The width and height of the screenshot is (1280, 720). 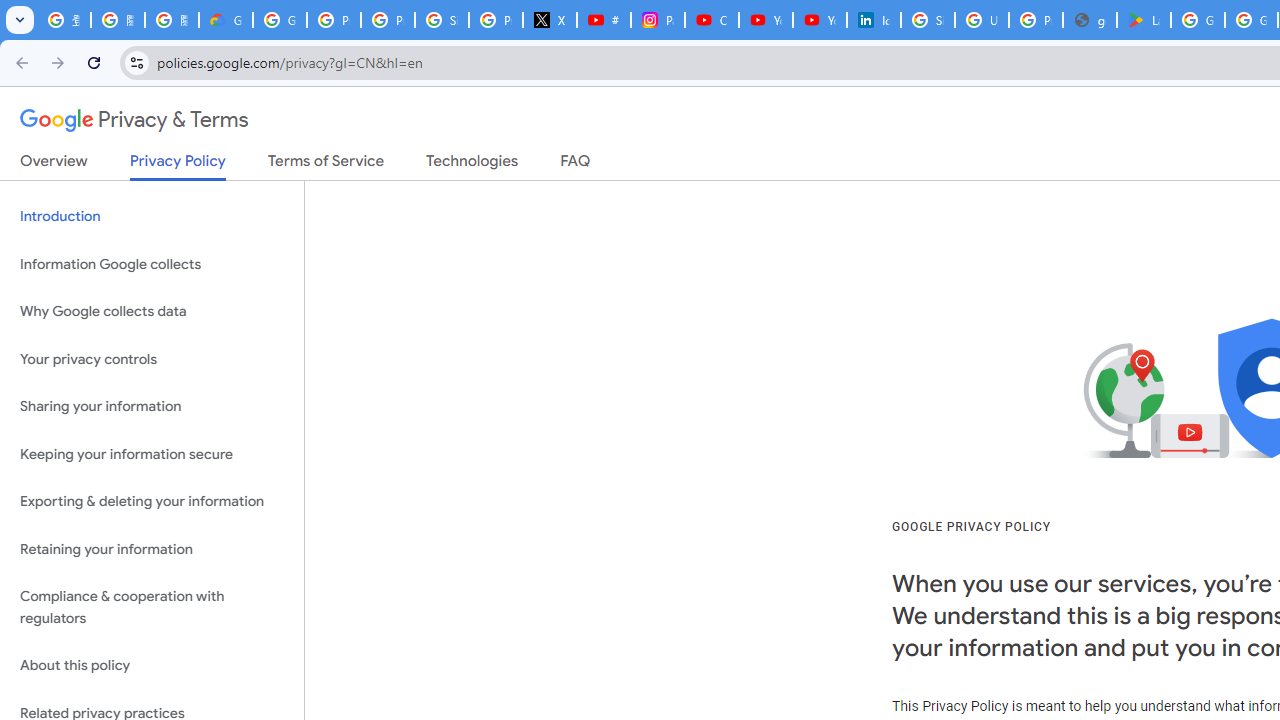 What do you see at coordinates (225, 20) in the screenshot?
I see `'Google Cloud Privacy Notice'` at bounding box center [225, 20].